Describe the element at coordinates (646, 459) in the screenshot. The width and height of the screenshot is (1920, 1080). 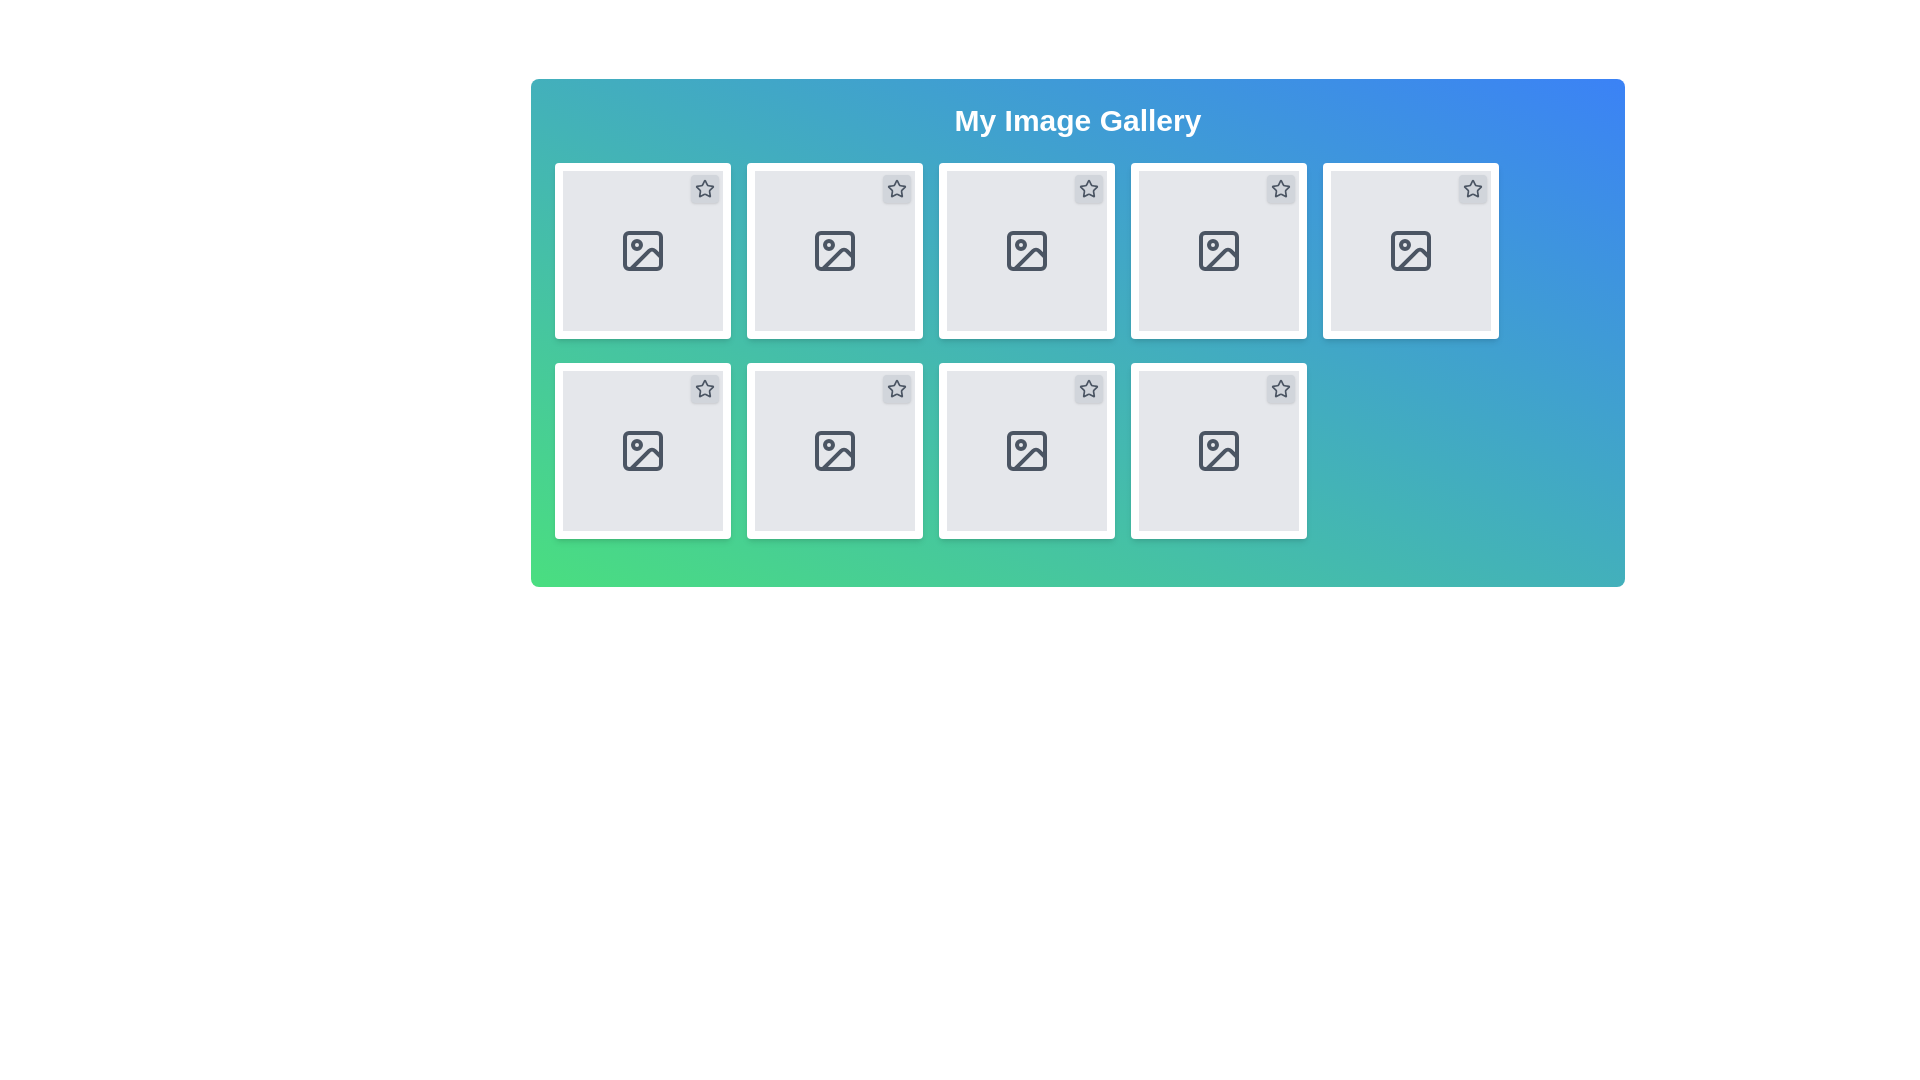
I see `the small, angular-shaped vector graphic representing a slanted line, located within the bottom-left slot of a 2x4 grid in the gallery` at that location.